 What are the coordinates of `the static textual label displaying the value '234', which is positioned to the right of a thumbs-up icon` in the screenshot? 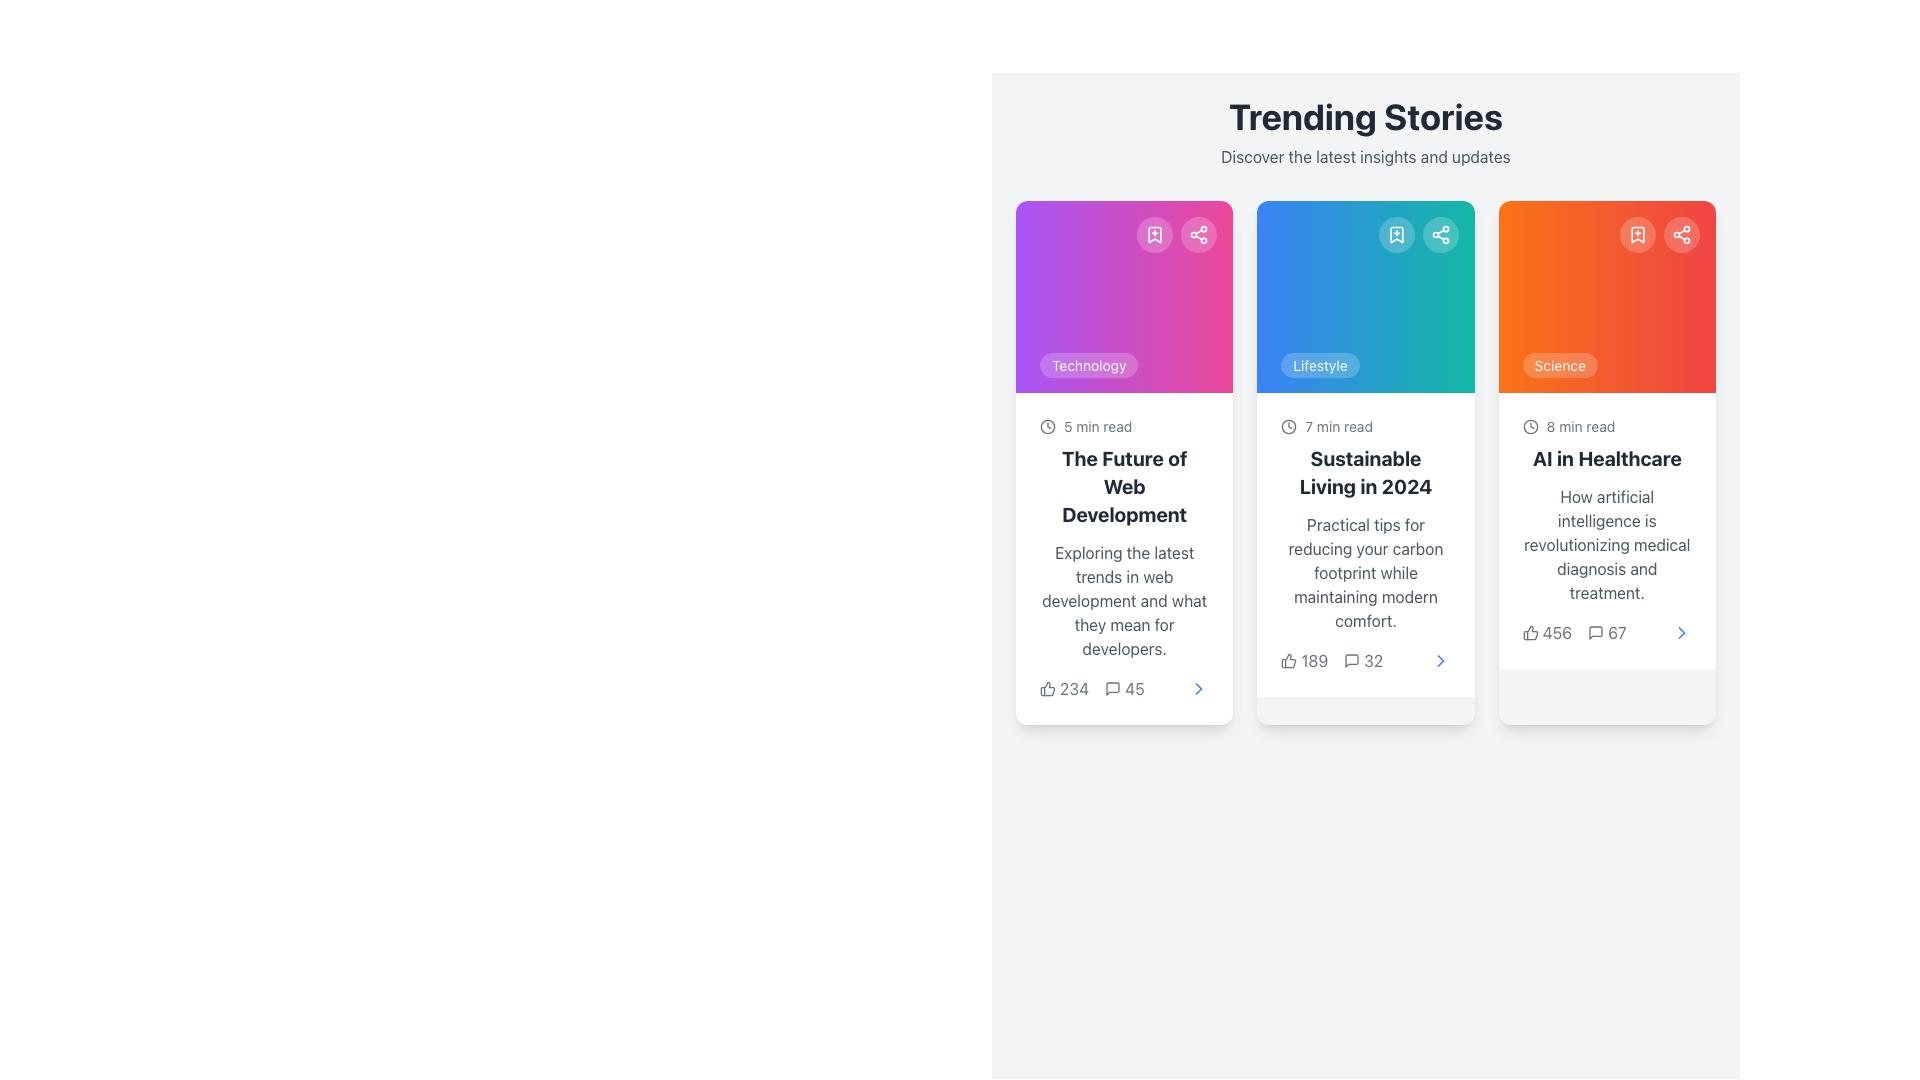 It's located at (1073, 688).